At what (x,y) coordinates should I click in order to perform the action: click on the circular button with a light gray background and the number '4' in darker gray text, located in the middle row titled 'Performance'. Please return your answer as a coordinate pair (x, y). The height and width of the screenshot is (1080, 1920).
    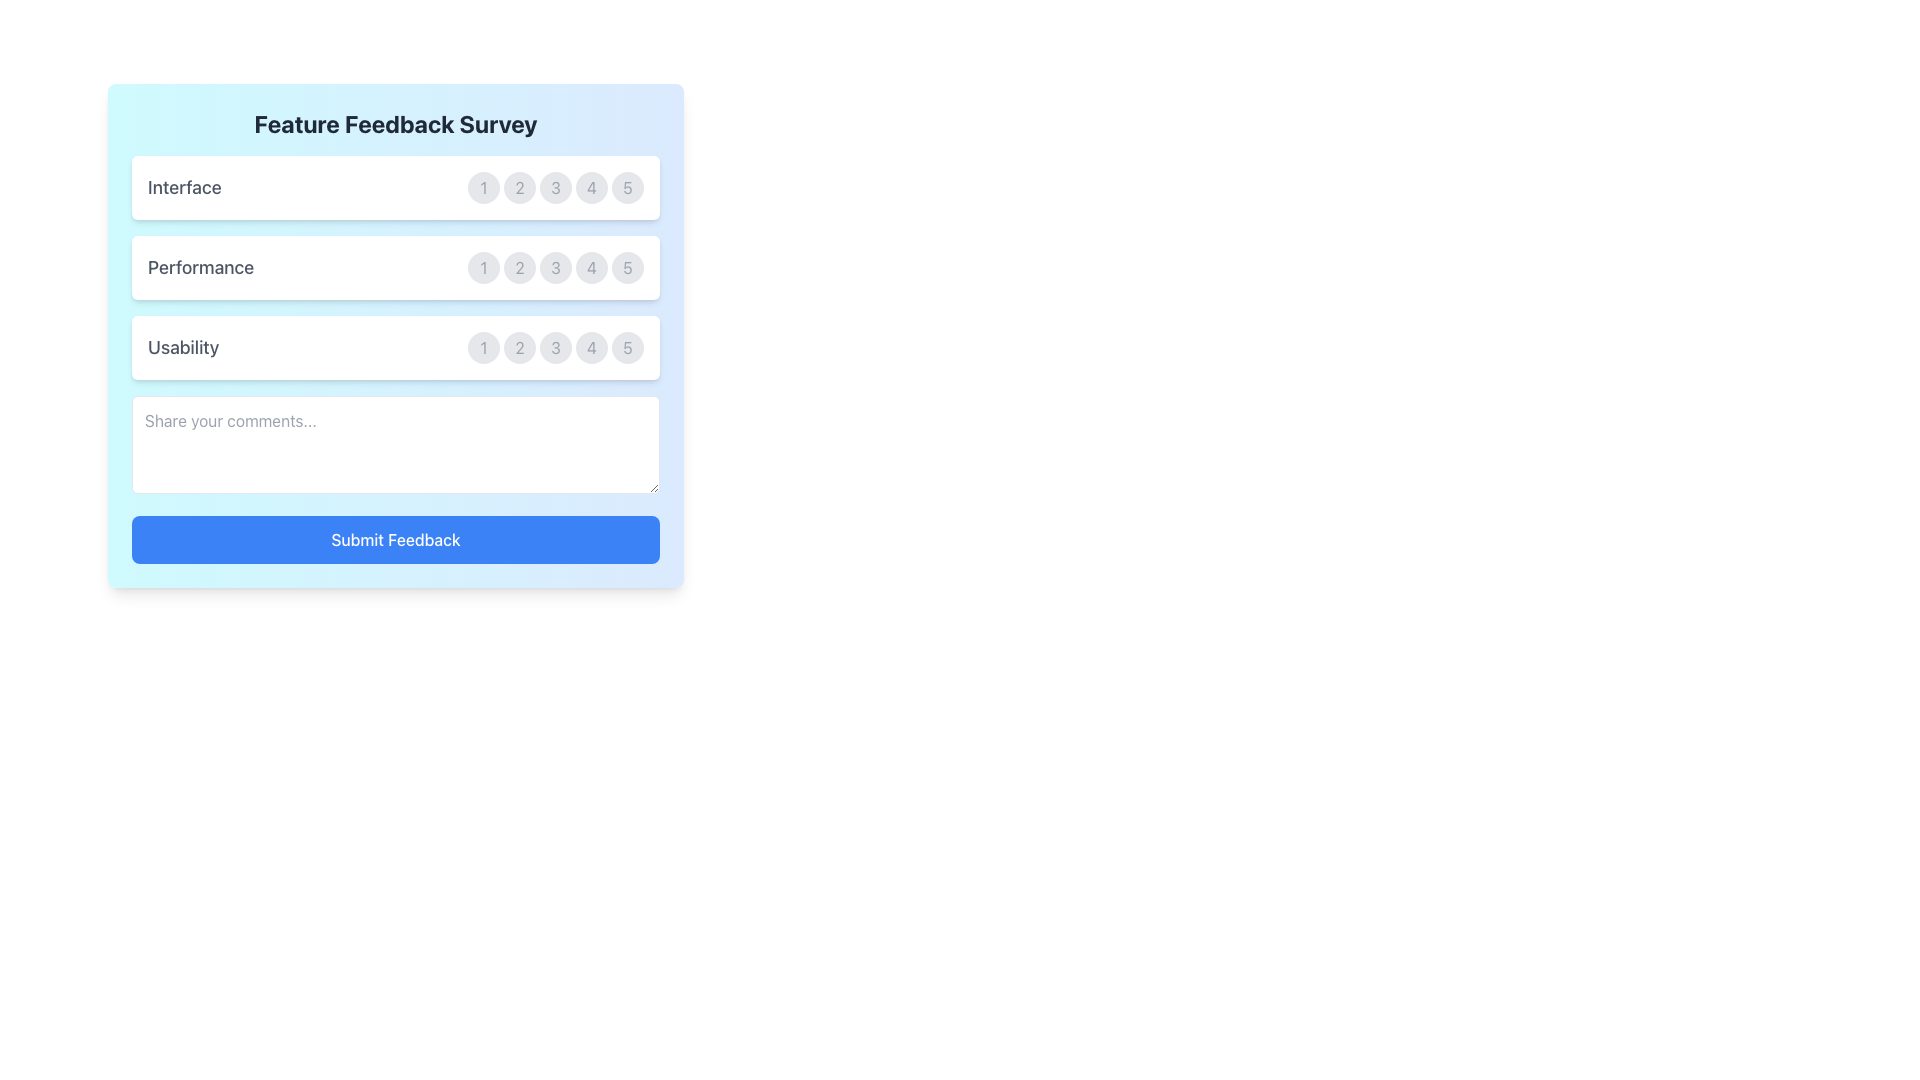
    Looking at the image, I should click on (590, 266).